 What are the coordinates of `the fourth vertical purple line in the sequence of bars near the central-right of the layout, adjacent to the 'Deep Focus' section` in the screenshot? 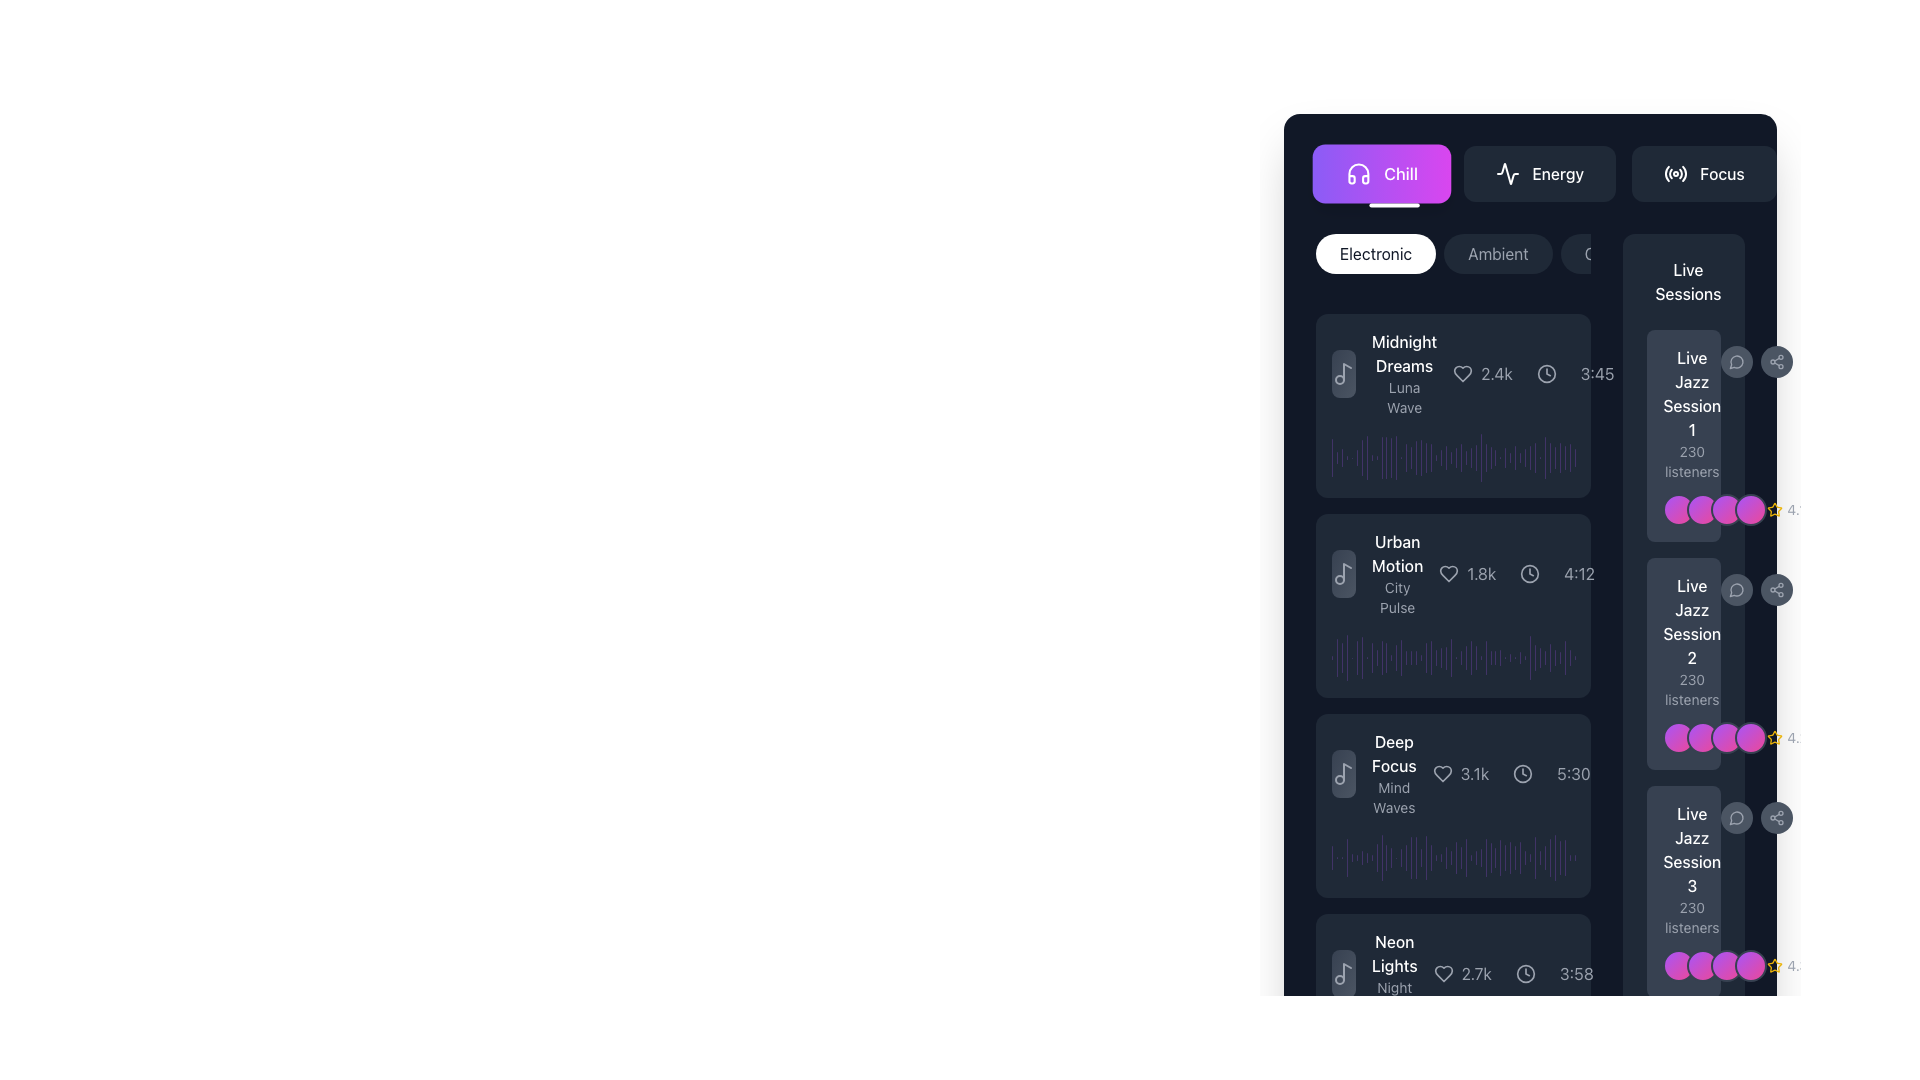 It's located at (1347, 856).